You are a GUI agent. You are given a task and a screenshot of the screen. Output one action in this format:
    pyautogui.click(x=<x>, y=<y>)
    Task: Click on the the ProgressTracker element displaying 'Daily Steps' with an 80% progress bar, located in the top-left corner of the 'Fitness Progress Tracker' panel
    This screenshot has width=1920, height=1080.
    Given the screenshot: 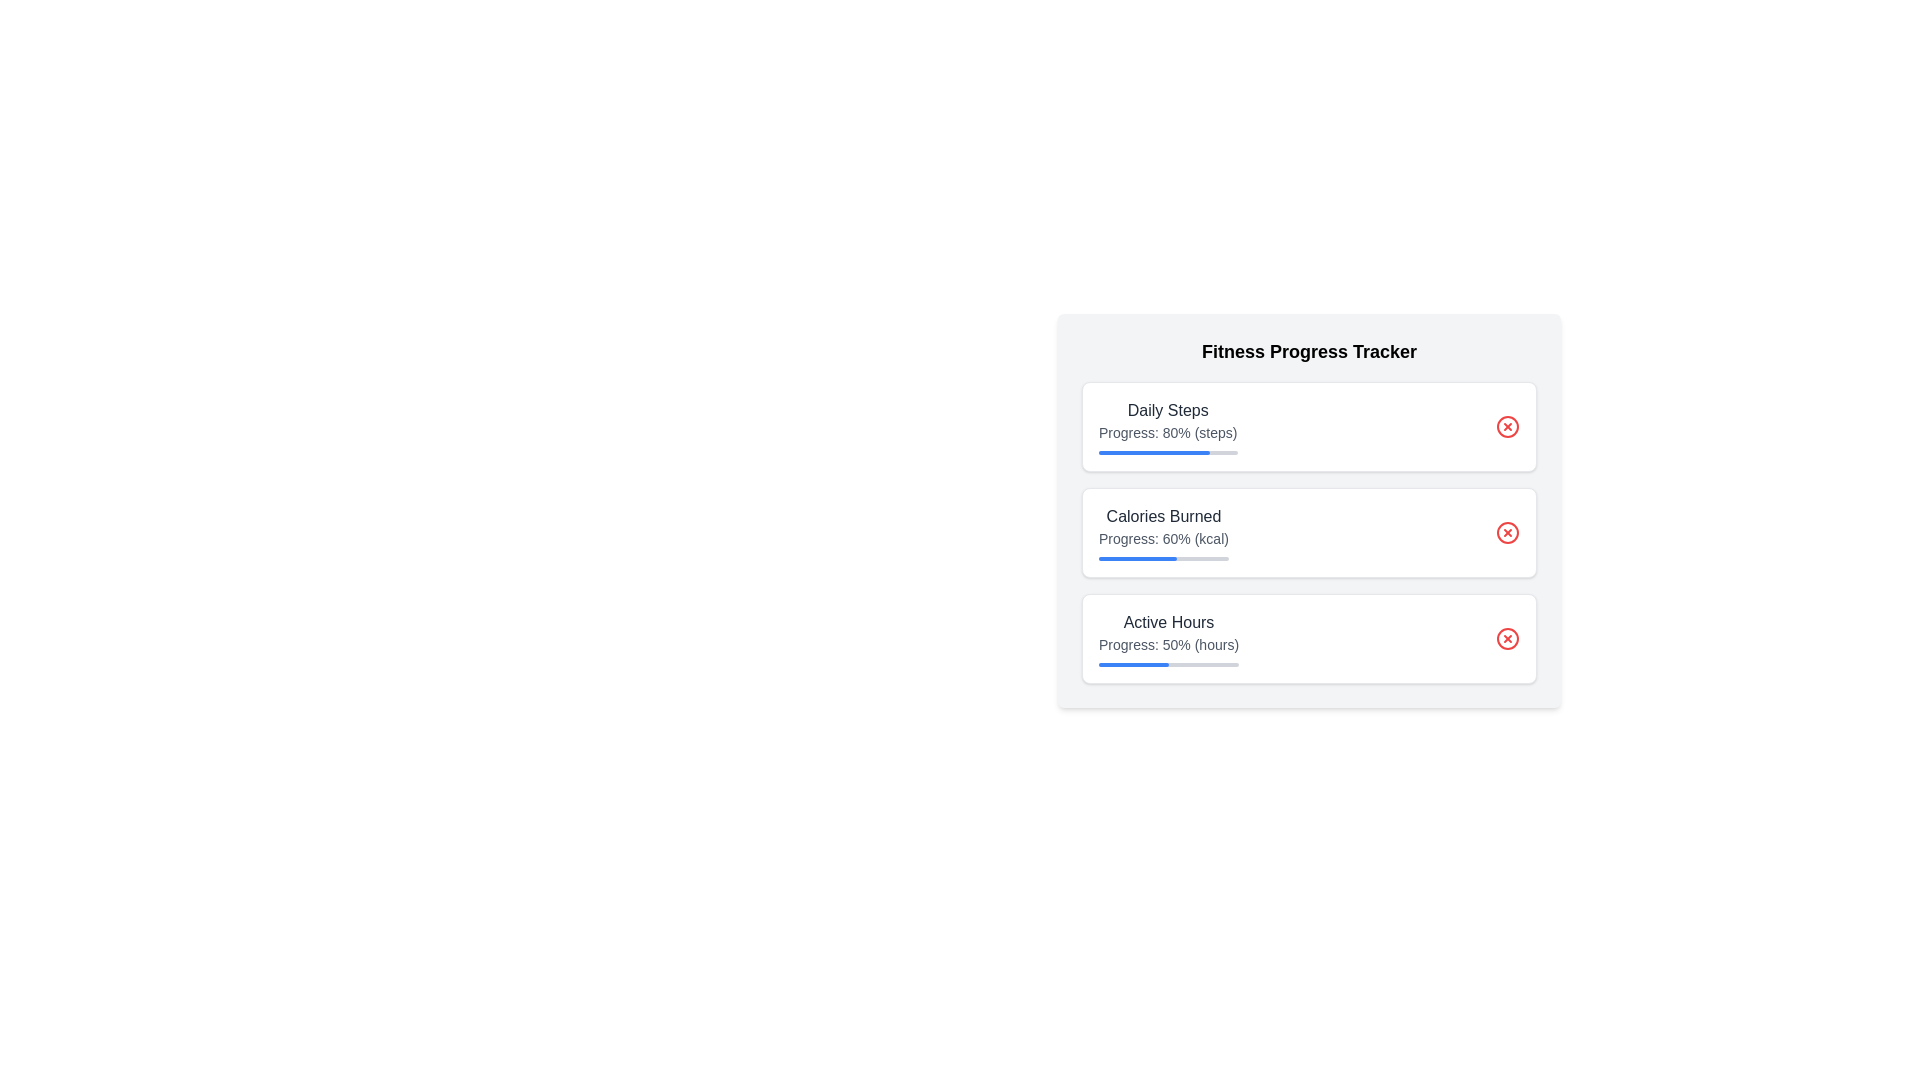 What is the action you would take?
    pyautogui.click(x=1168, y=426)
    